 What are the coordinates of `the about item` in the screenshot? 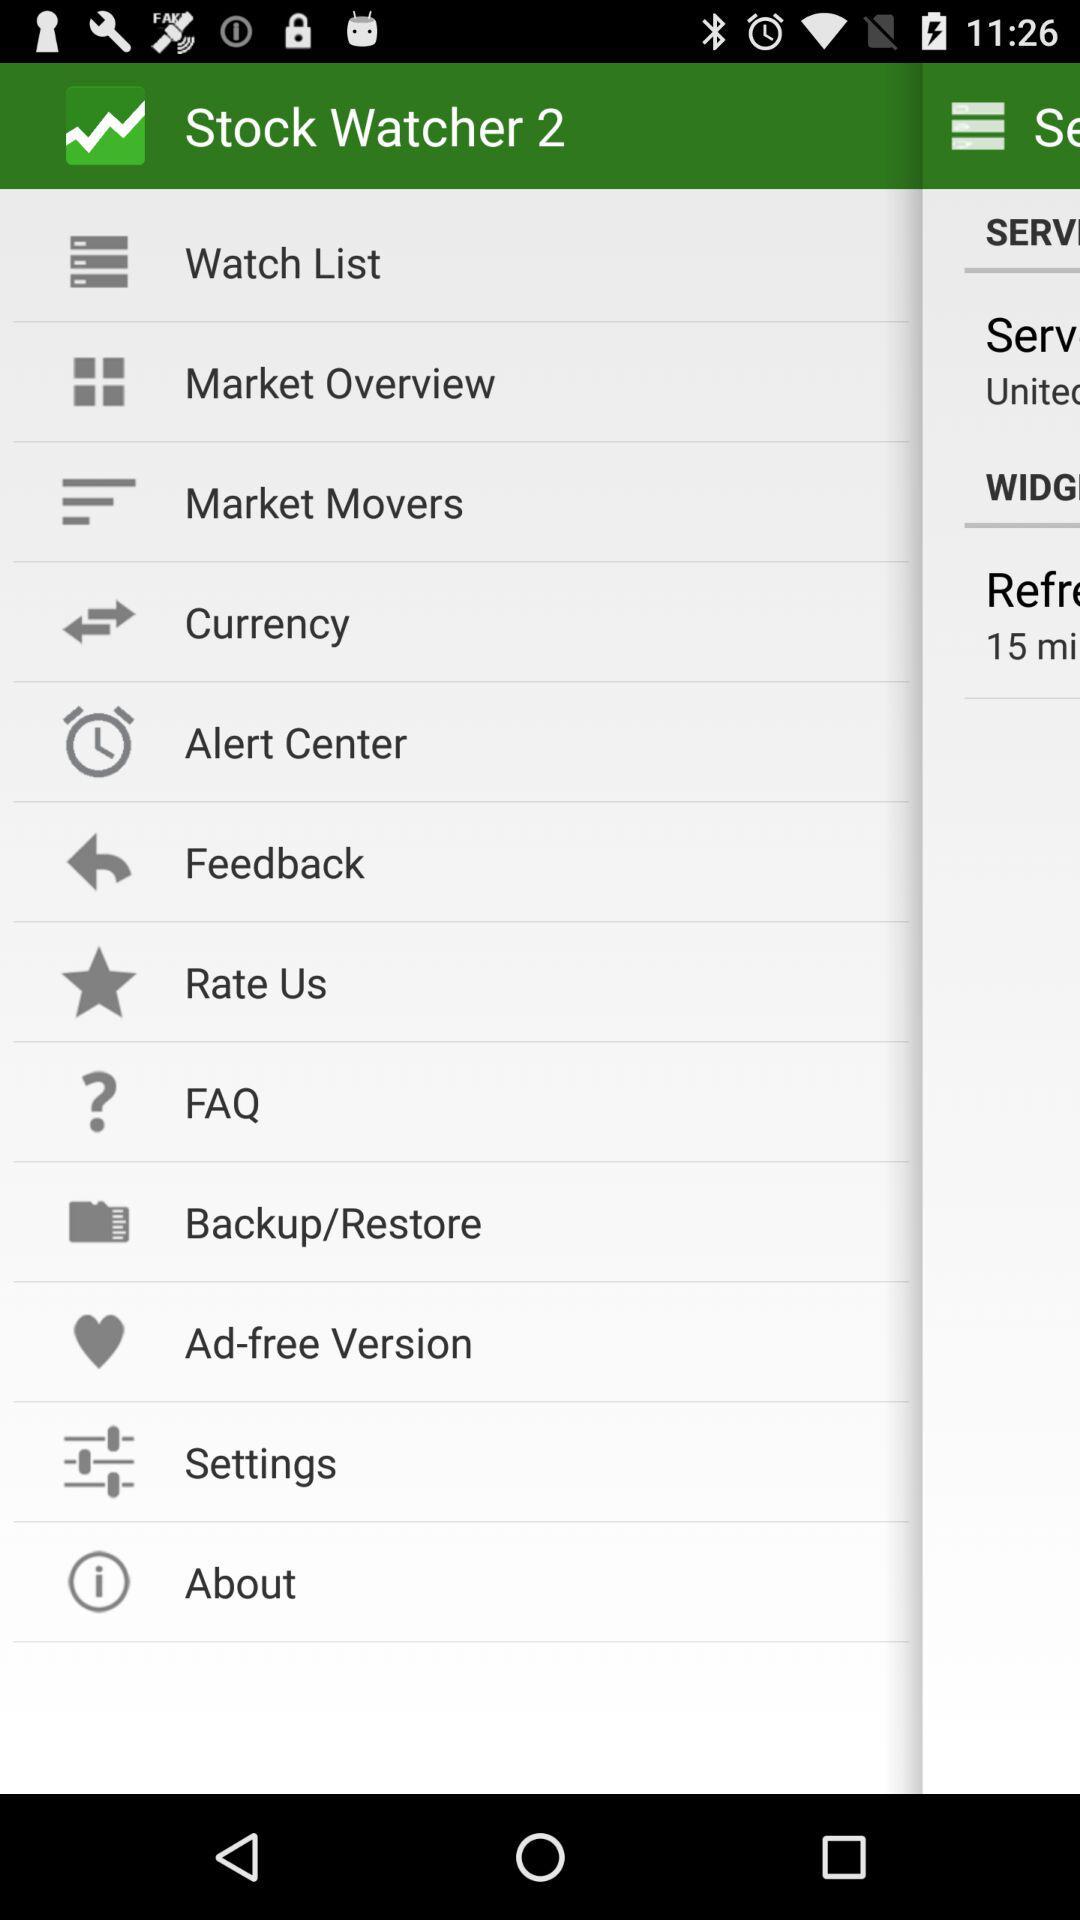 It's located at (532, 1580).